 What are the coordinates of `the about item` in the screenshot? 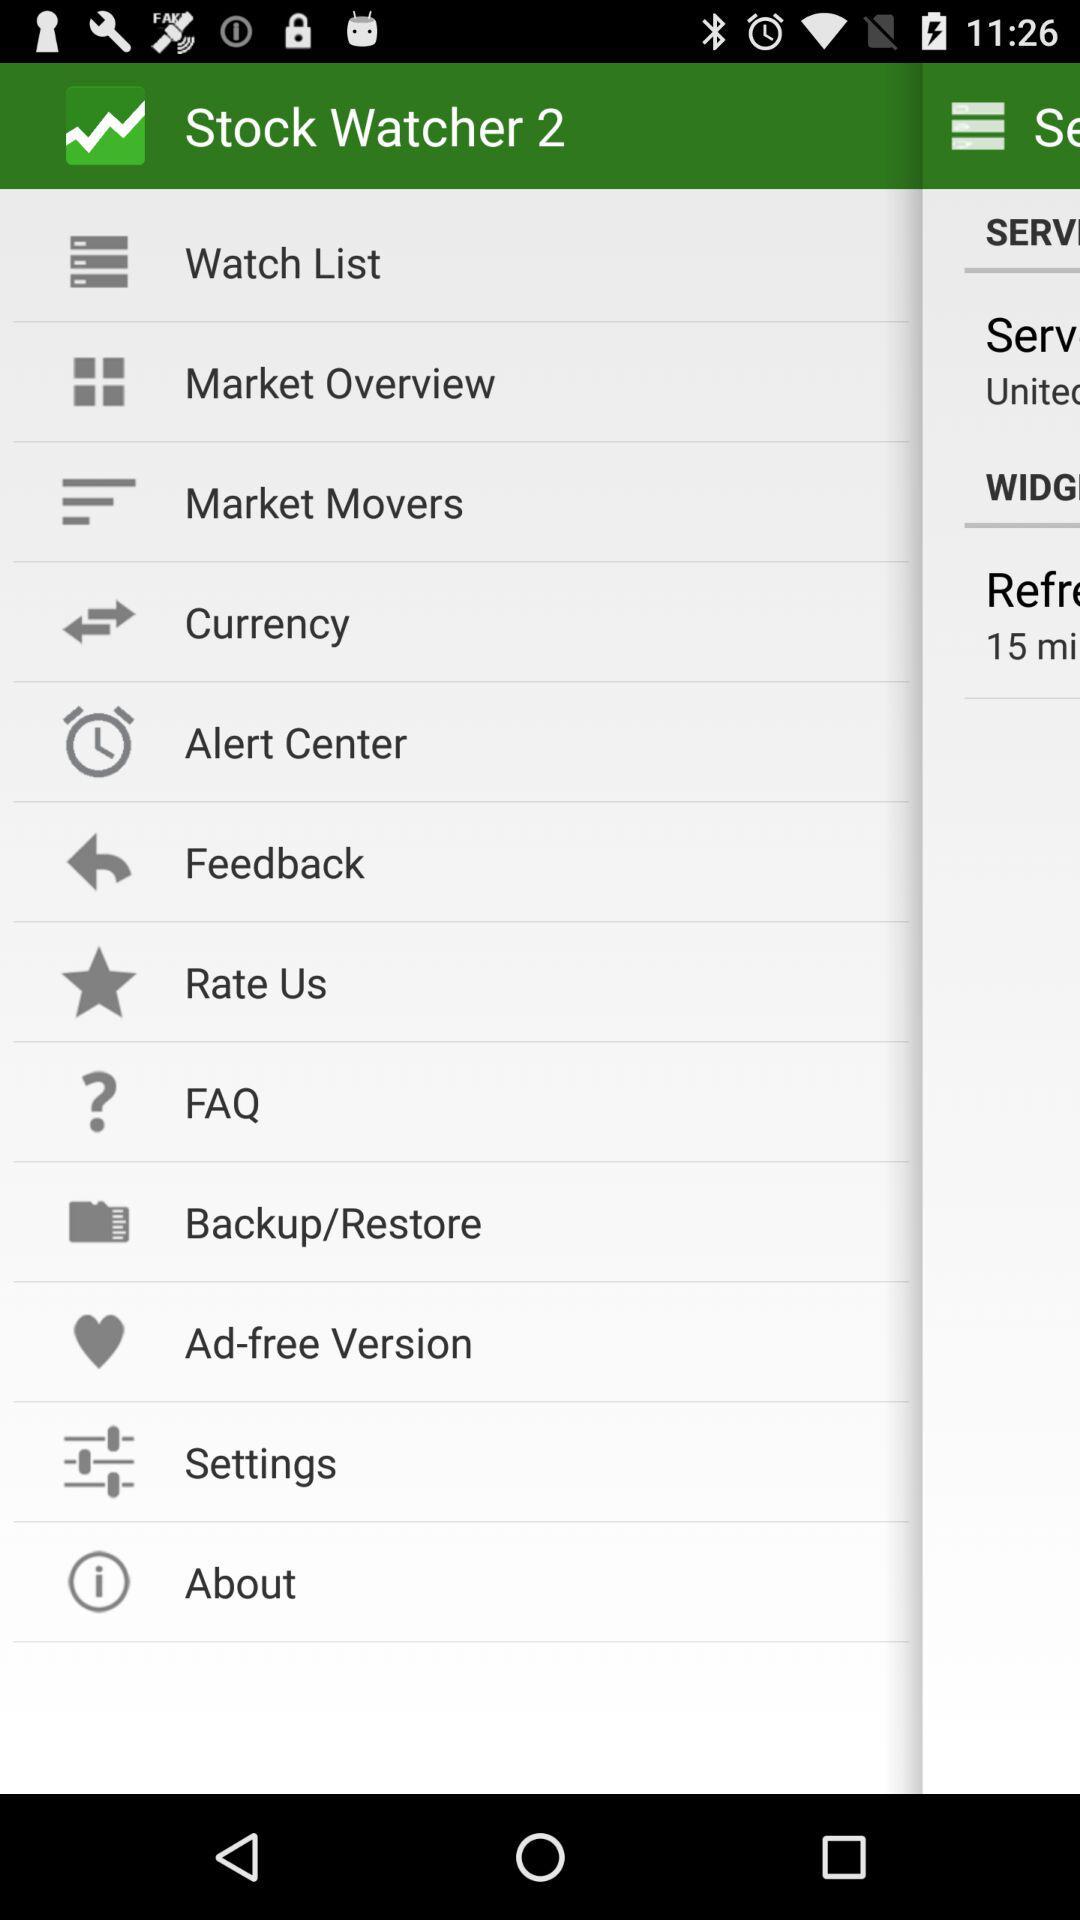 It's located at (532, 1580).